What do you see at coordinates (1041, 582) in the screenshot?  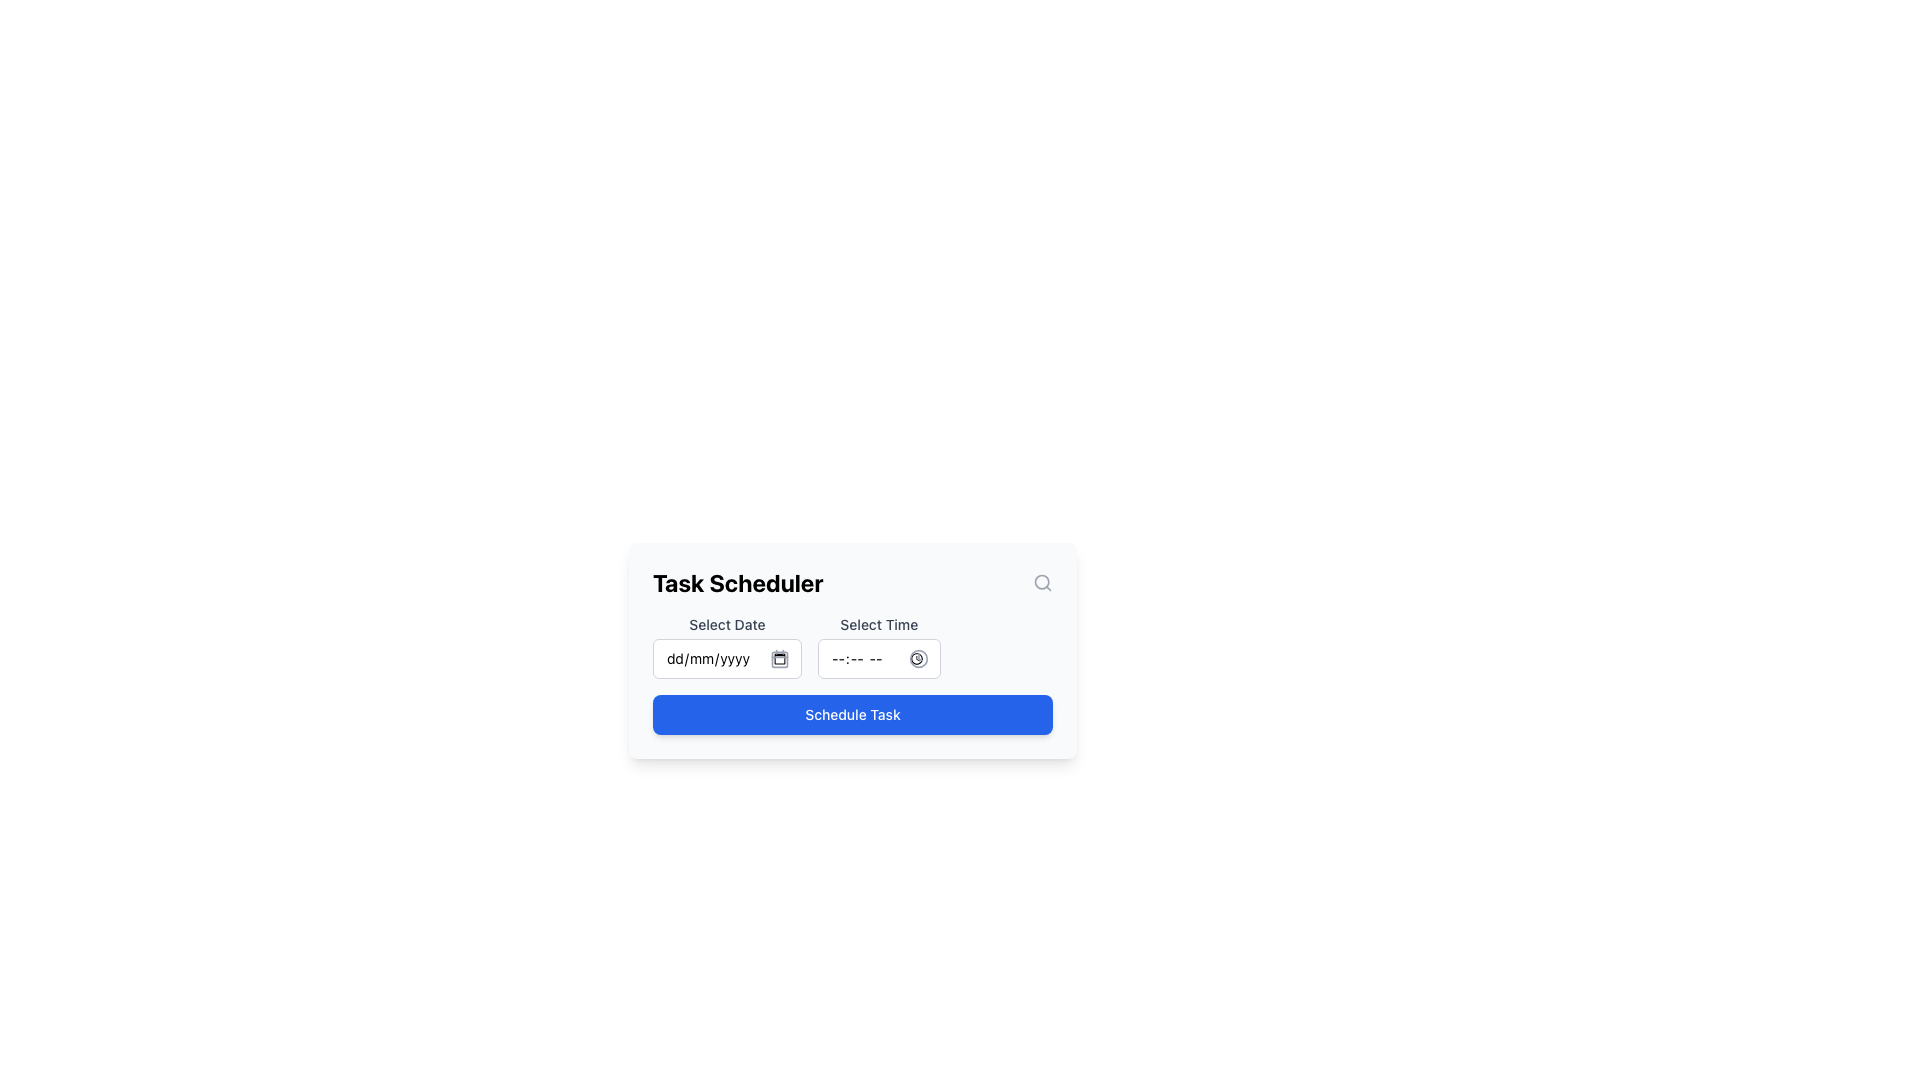 I see `the circular part of the magnifying glass icon located in the top-right corner of the 'Task Scheduler' dialog` at bounding box center [1041, 582].